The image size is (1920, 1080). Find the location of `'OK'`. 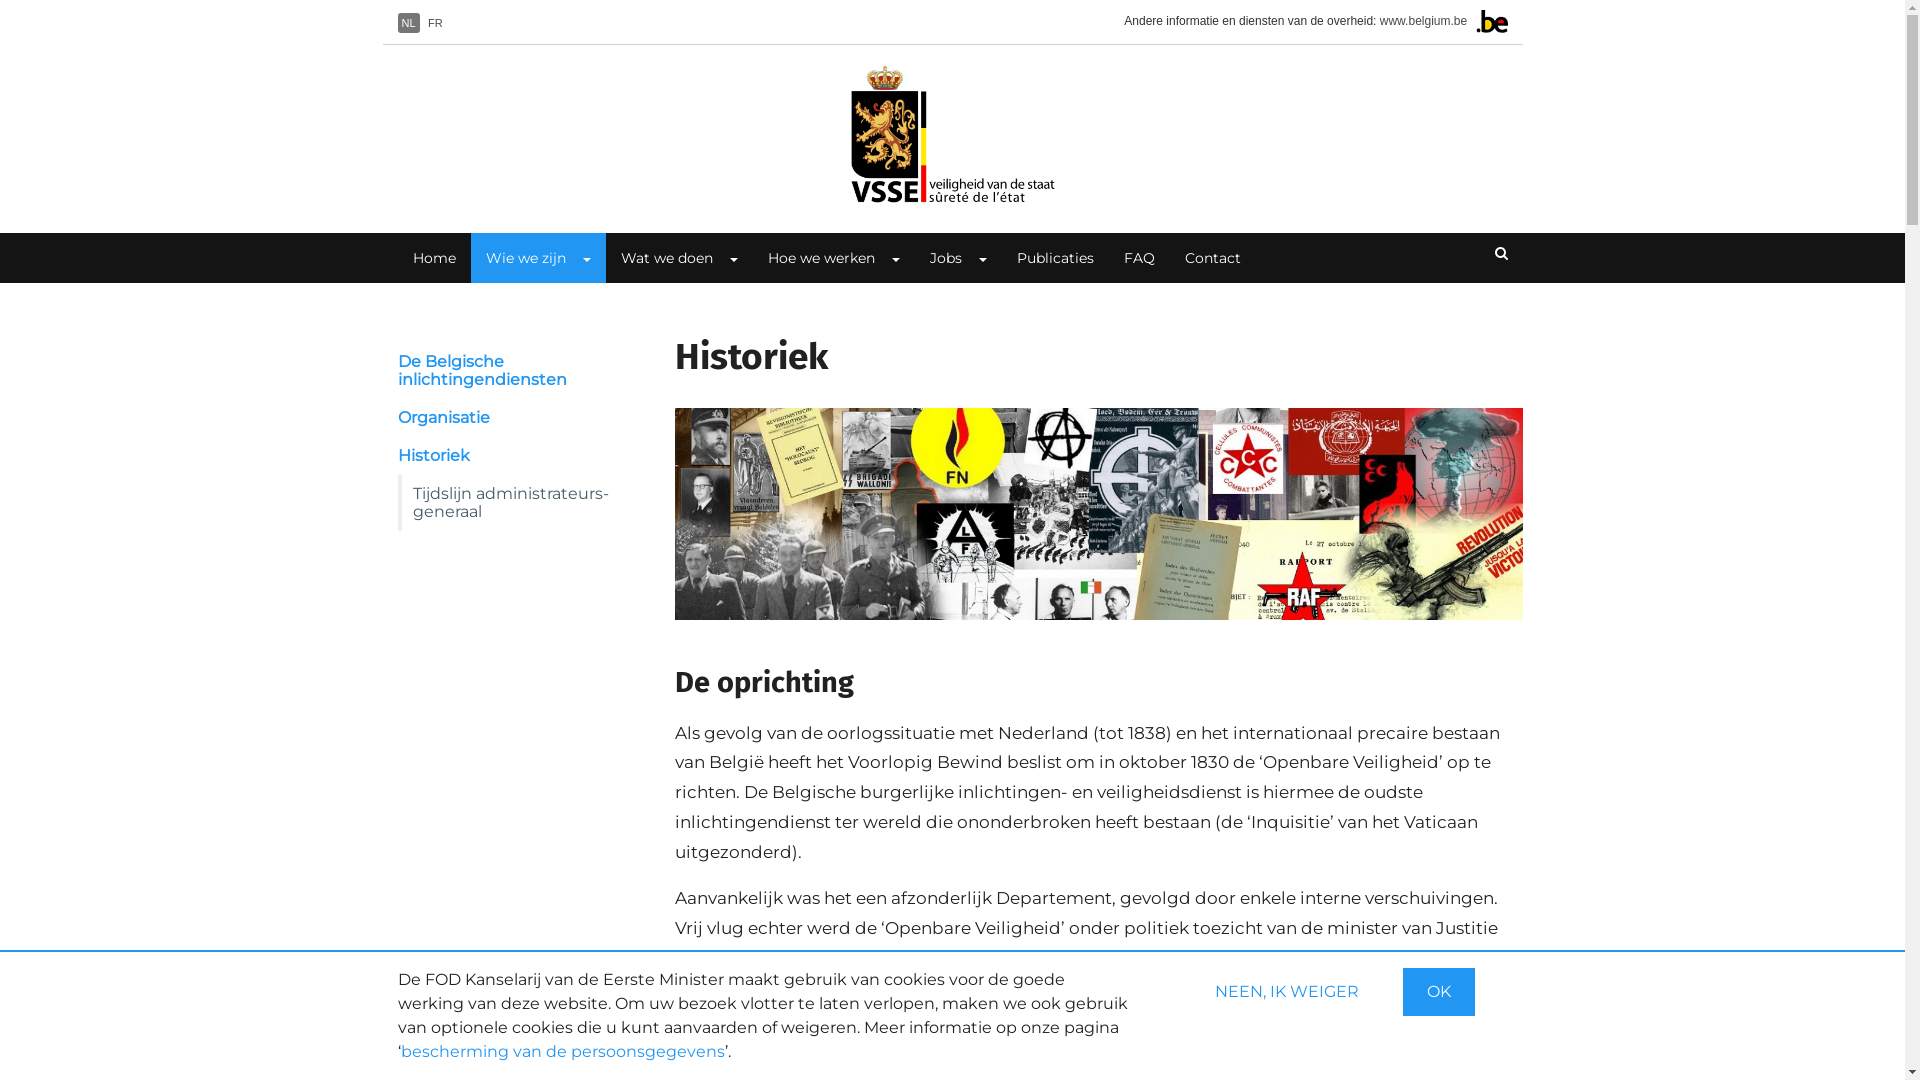

'OK' is located at coordinates (1437, 991).